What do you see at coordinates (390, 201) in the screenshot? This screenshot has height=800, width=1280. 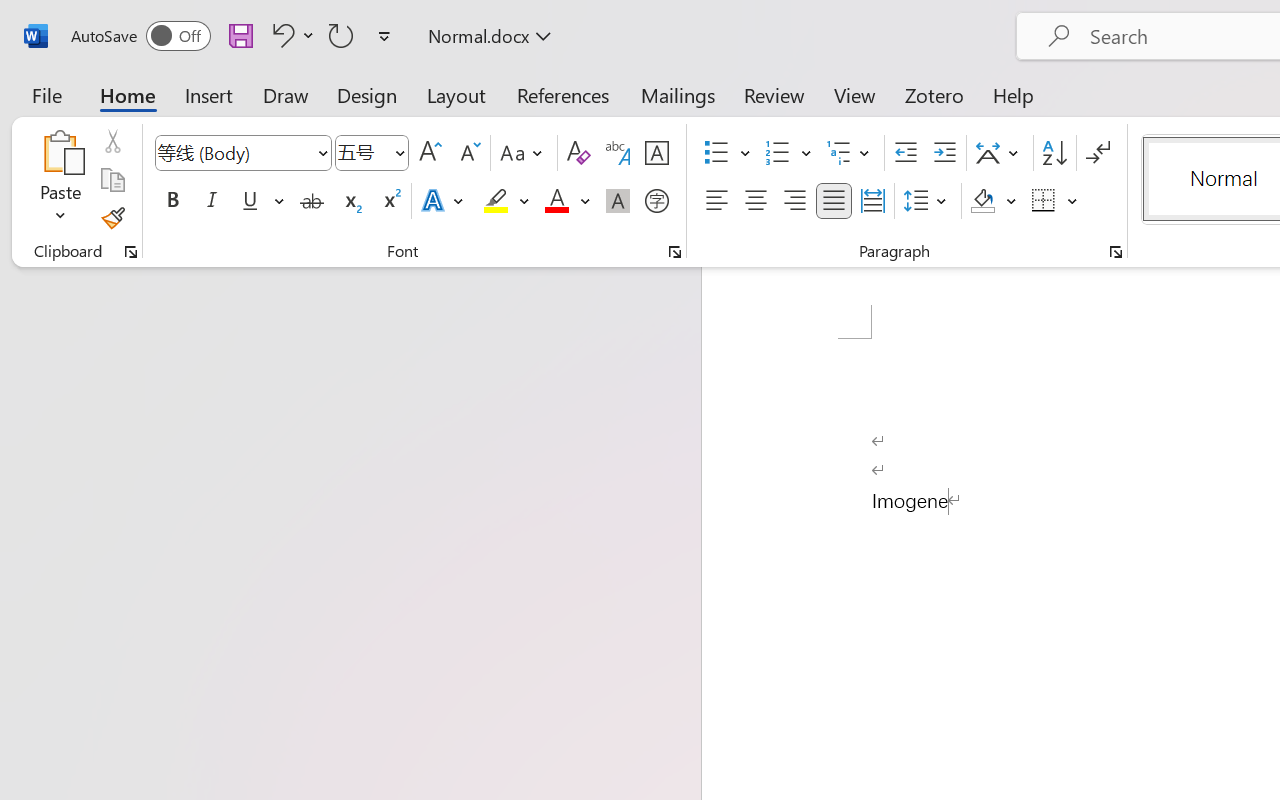 I see `'Superscript'` at bounding box center [390, 201].